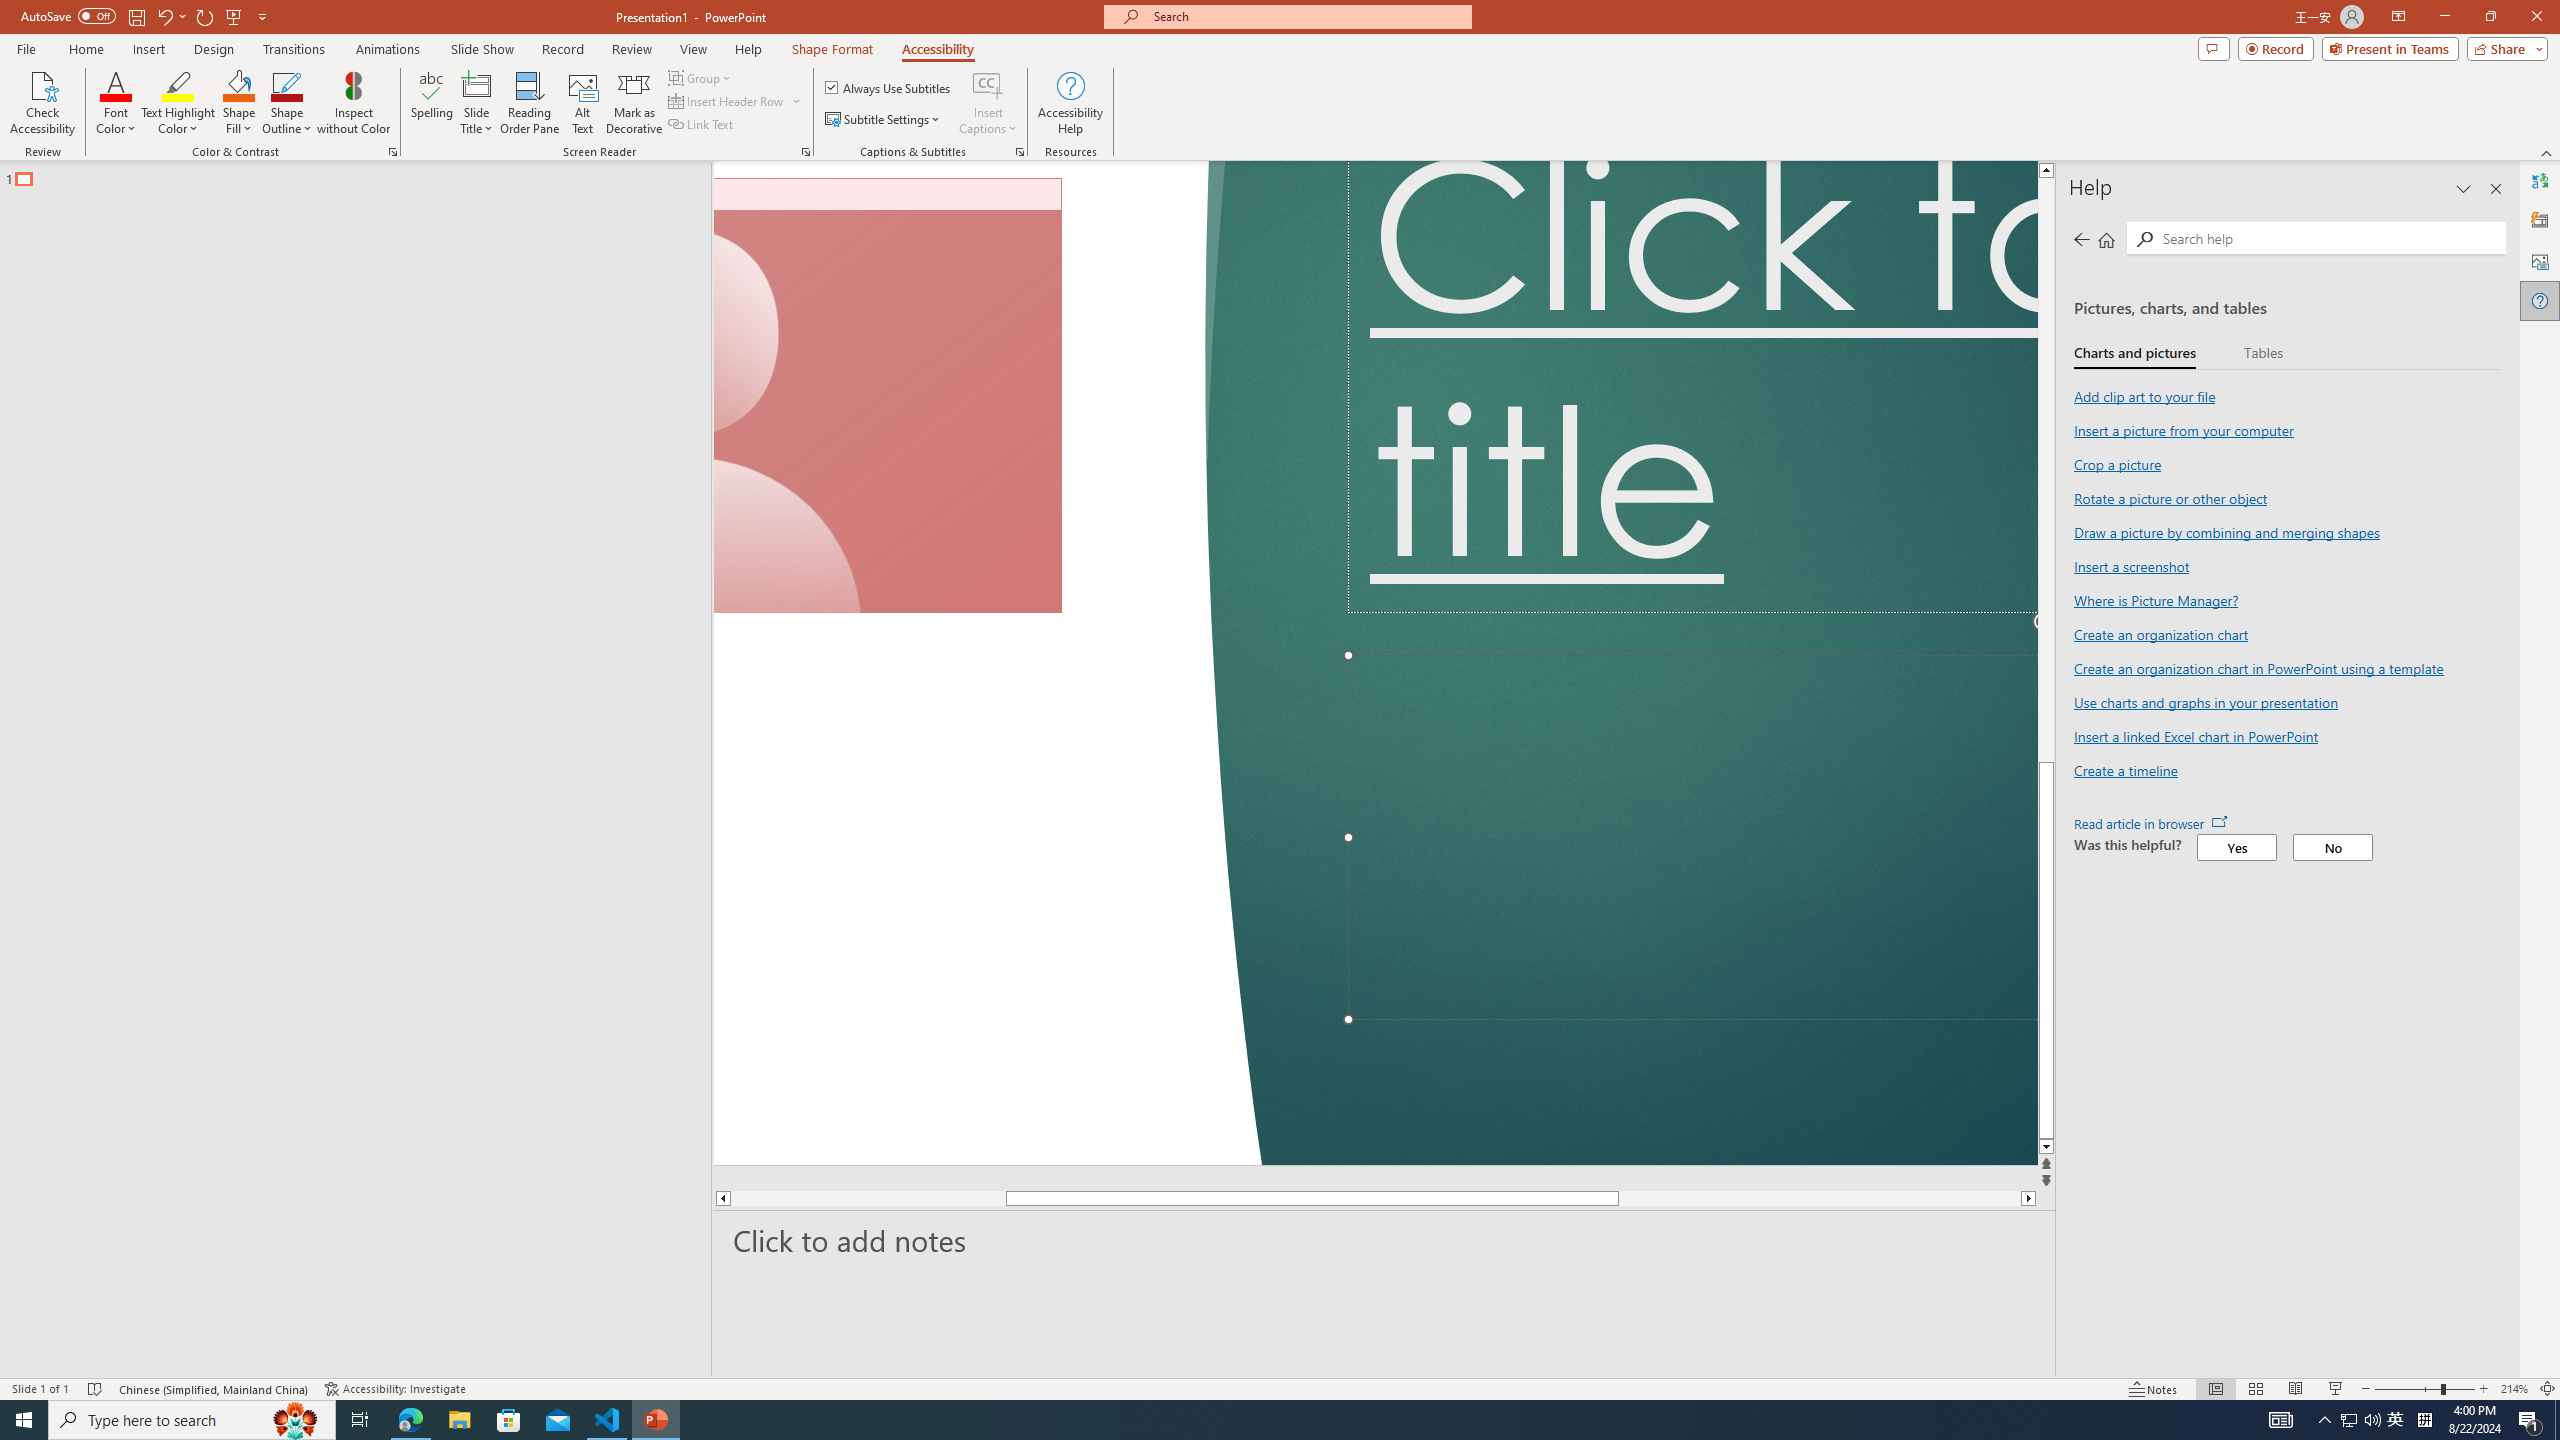 The image size is (2560, 1440). Describe the element at coordinates (806, 150) in the screenshot. I see `'Screen Reader'` at that location.